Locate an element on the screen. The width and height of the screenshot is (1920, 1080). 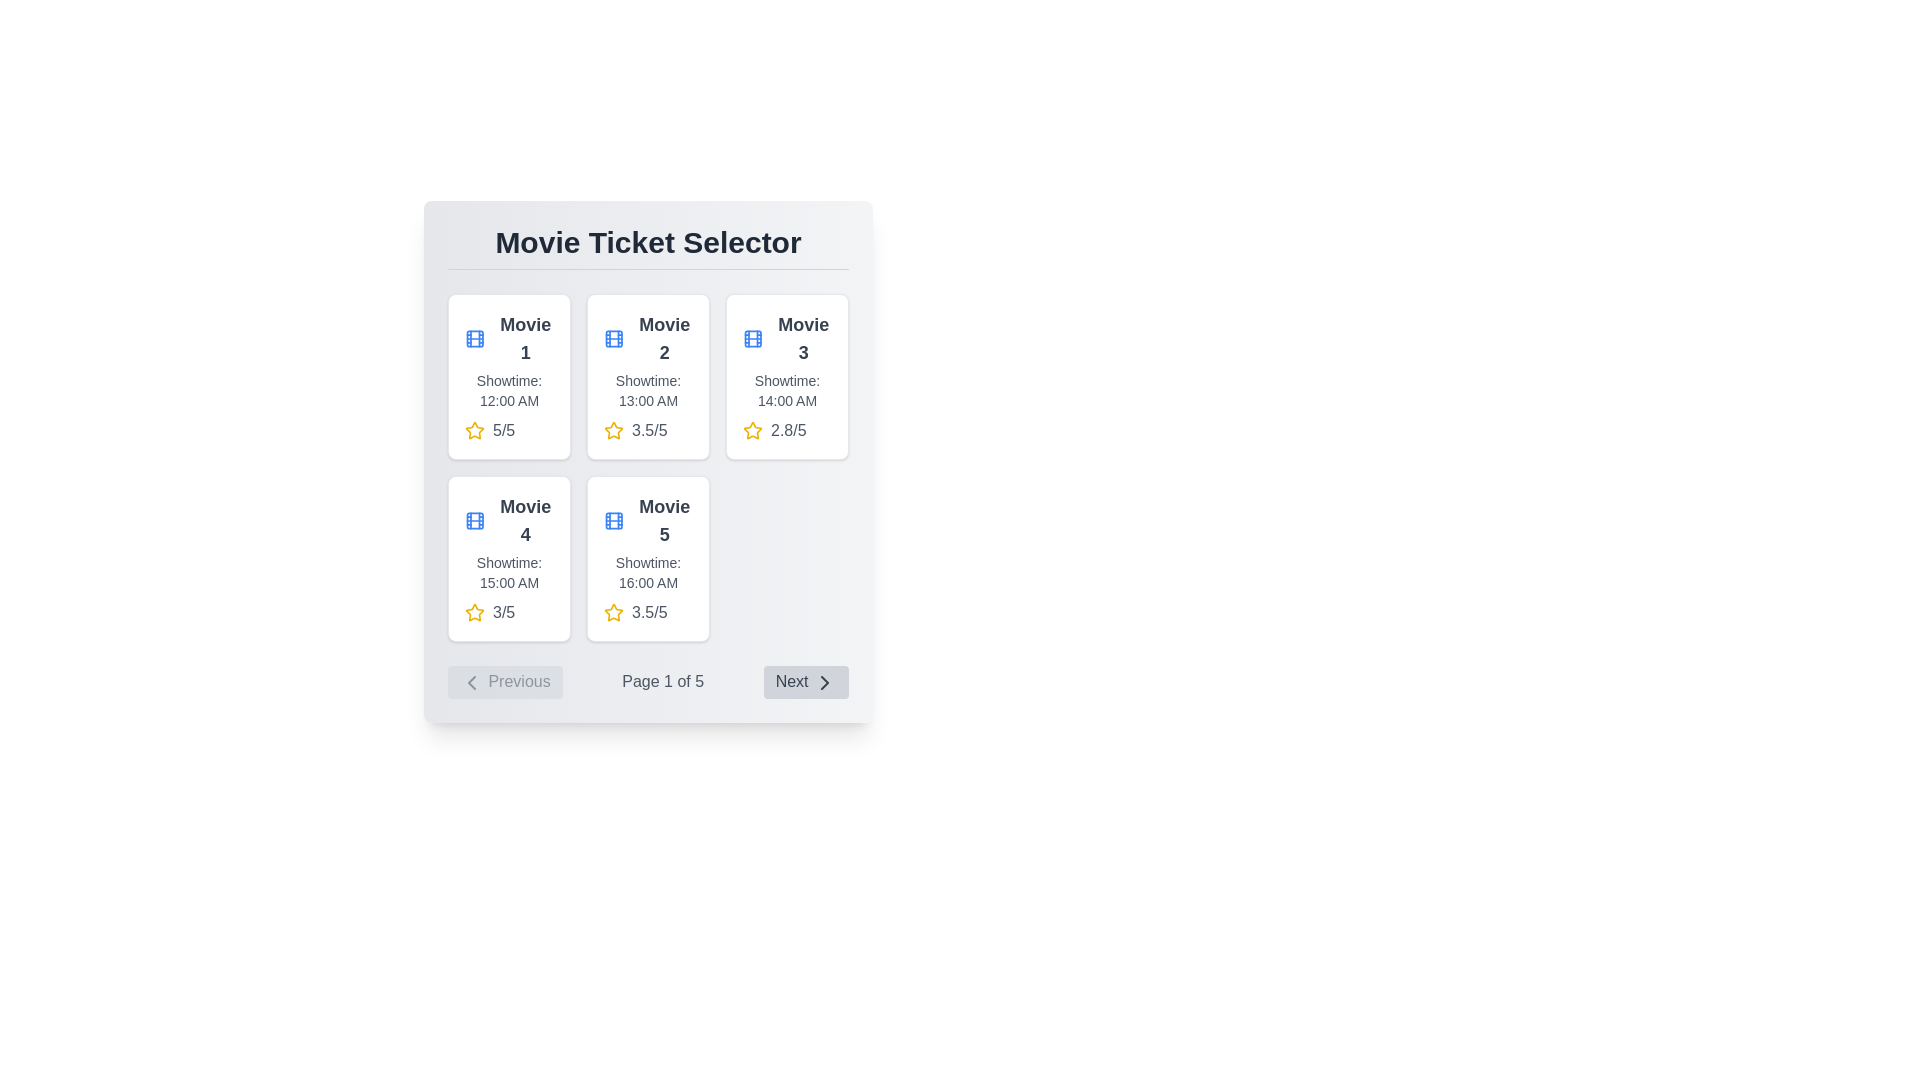
the blue movie icon located to the left of the text 'Movie 5' in the fifth movie card to interact with the associated card is located at coordinates (613, 519).